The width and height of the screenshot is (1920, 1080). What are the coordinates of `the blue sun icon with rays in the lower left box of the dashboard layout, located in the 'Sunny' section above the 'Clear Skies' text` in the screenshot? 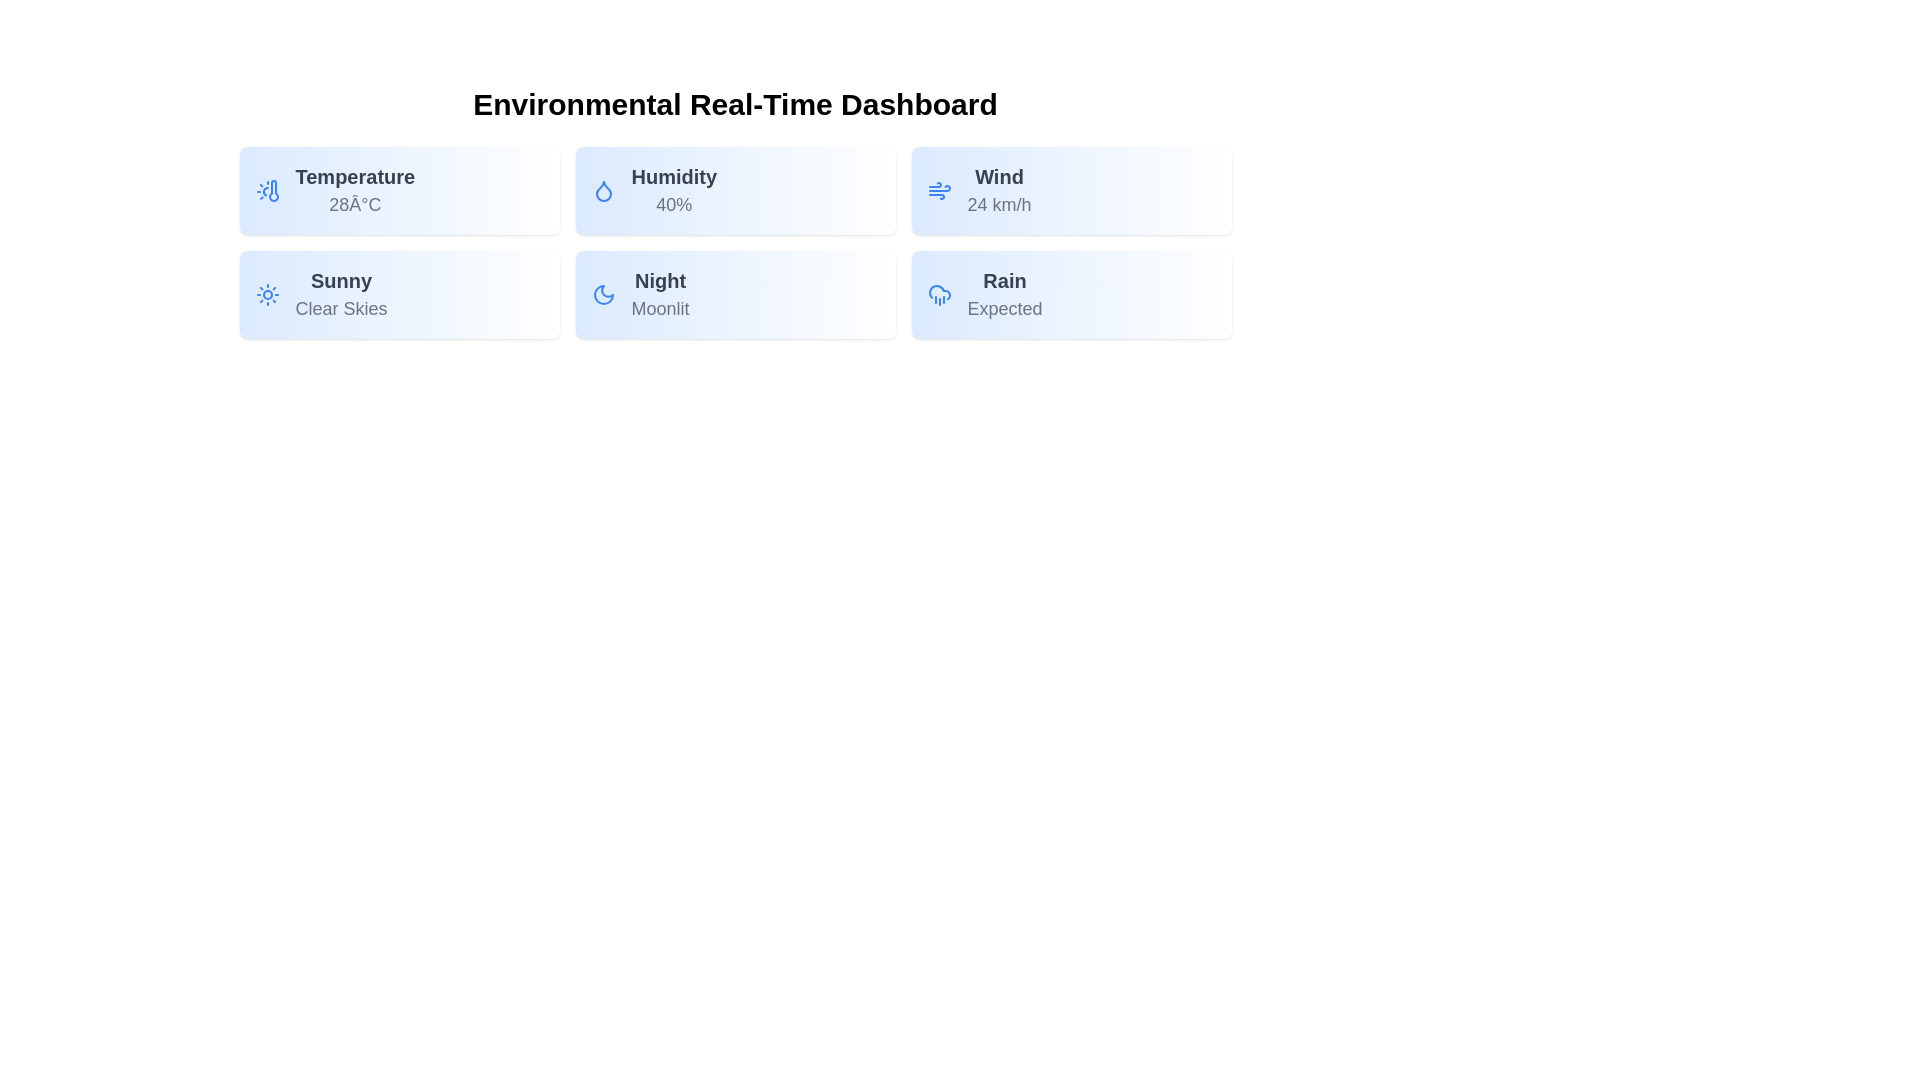 It's located at (266, 294).